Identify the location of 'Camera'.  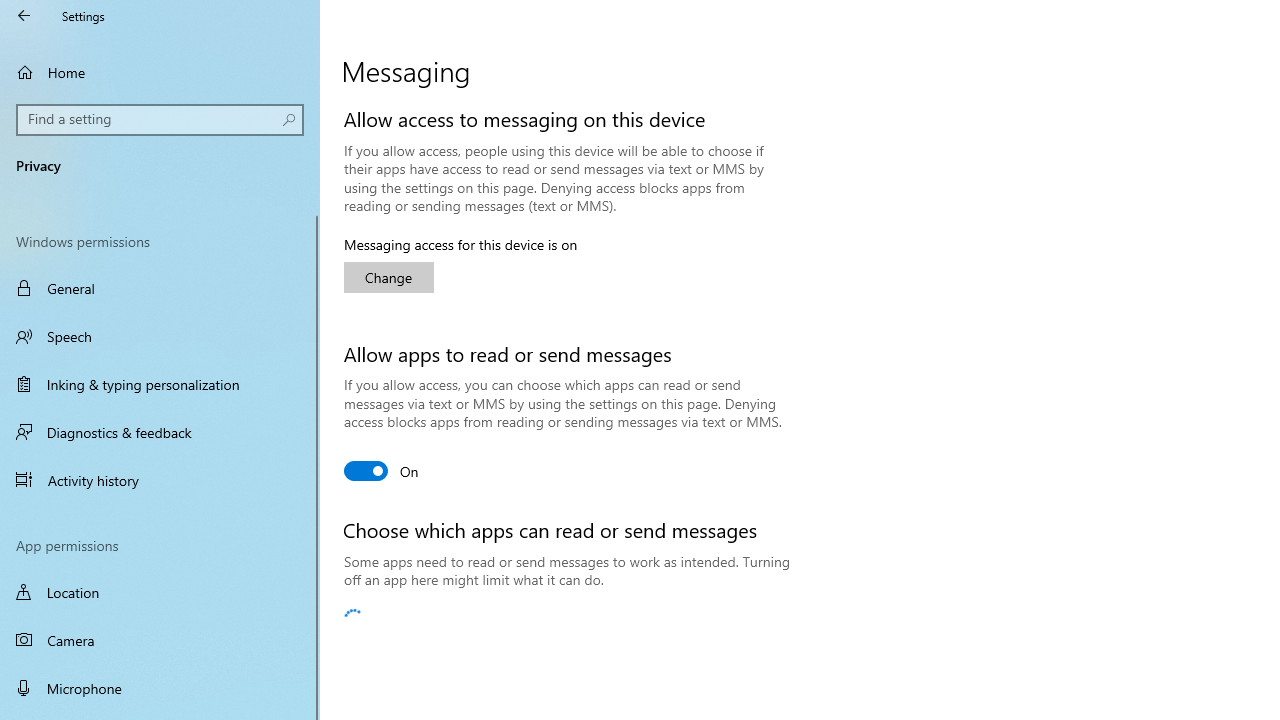
(160, 640).